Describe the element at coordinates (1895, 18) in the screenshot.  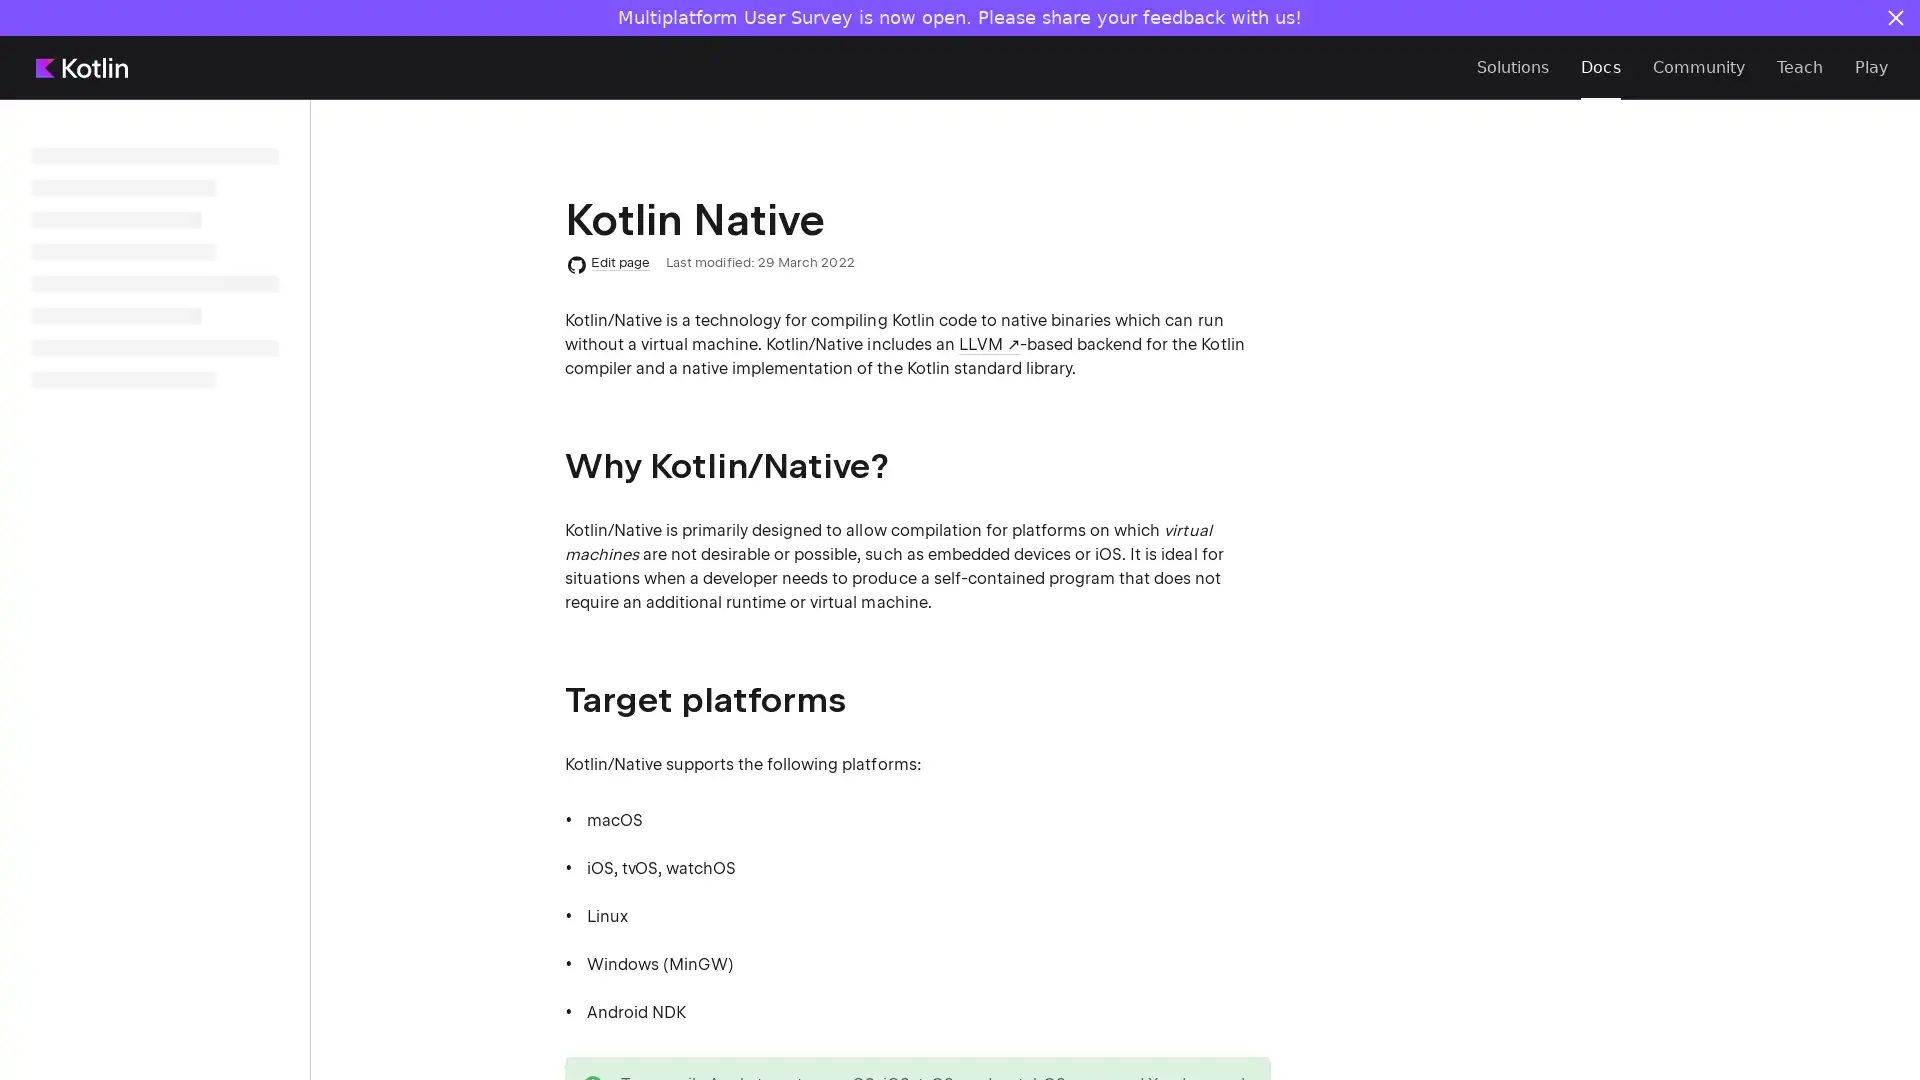
I see `Close` at that location.